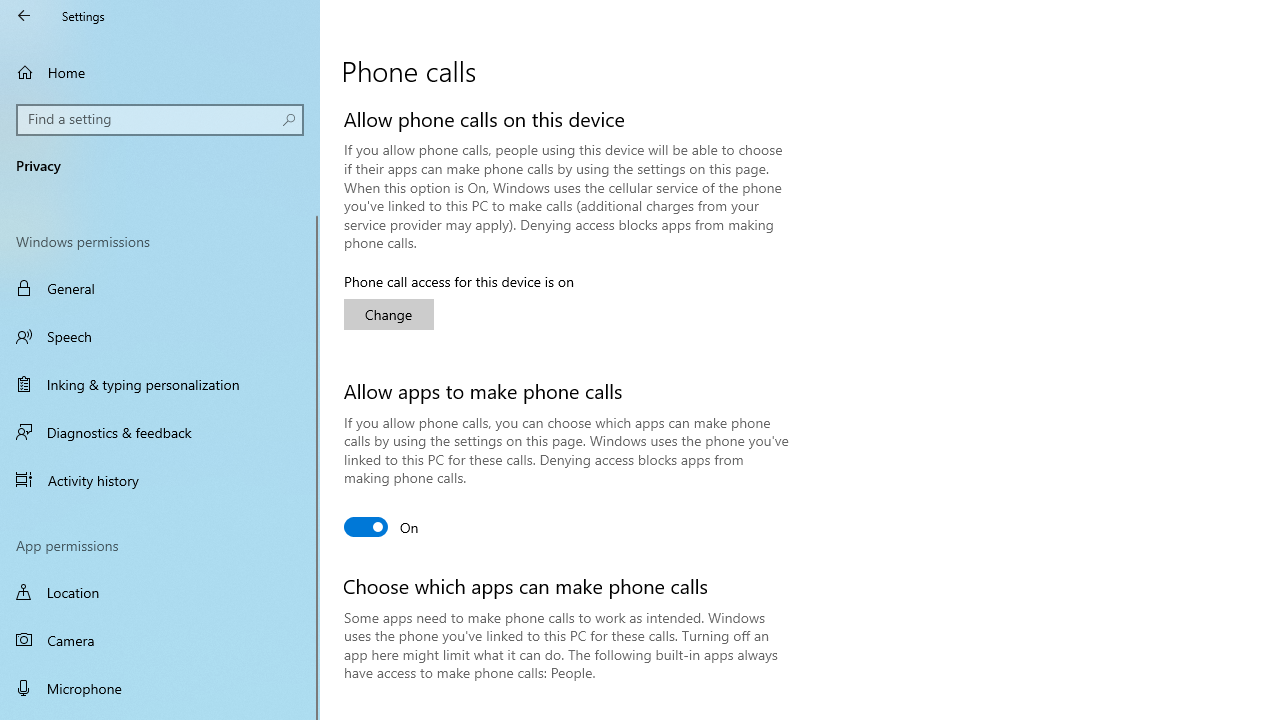  I want to click on 'Microphone', so click(160, 686).